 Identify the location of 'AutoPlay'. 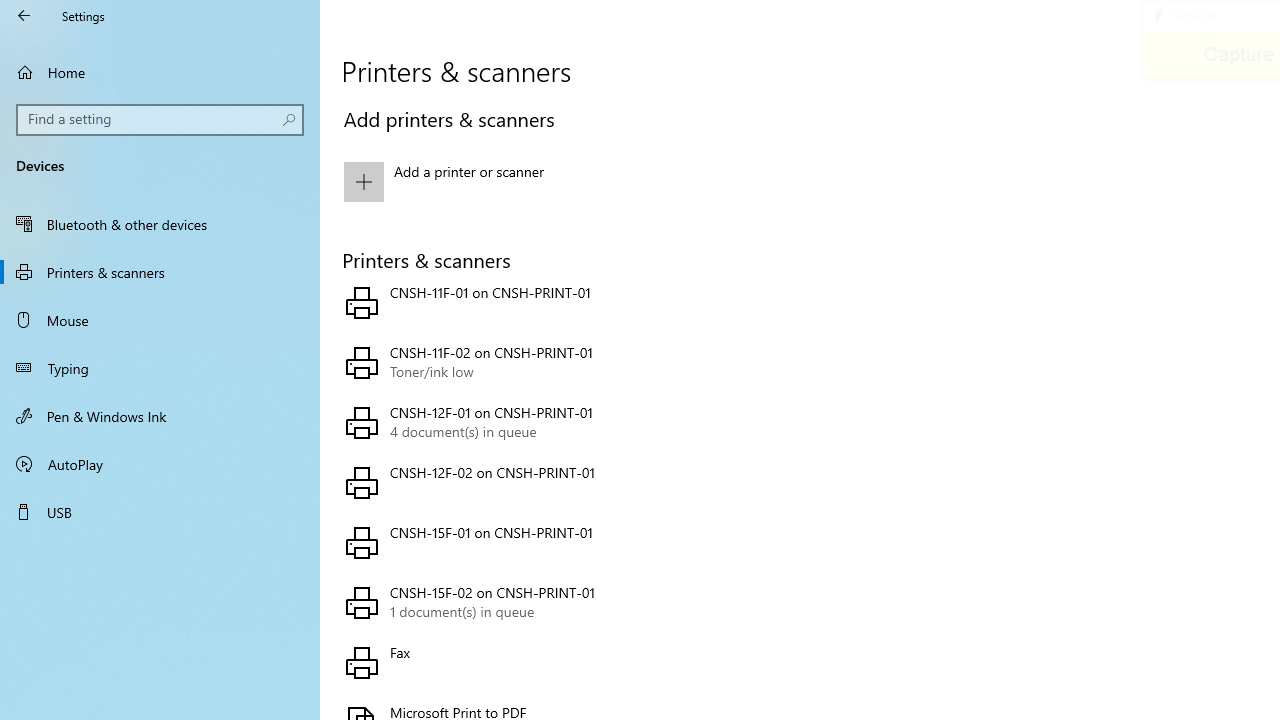
(160, 464).